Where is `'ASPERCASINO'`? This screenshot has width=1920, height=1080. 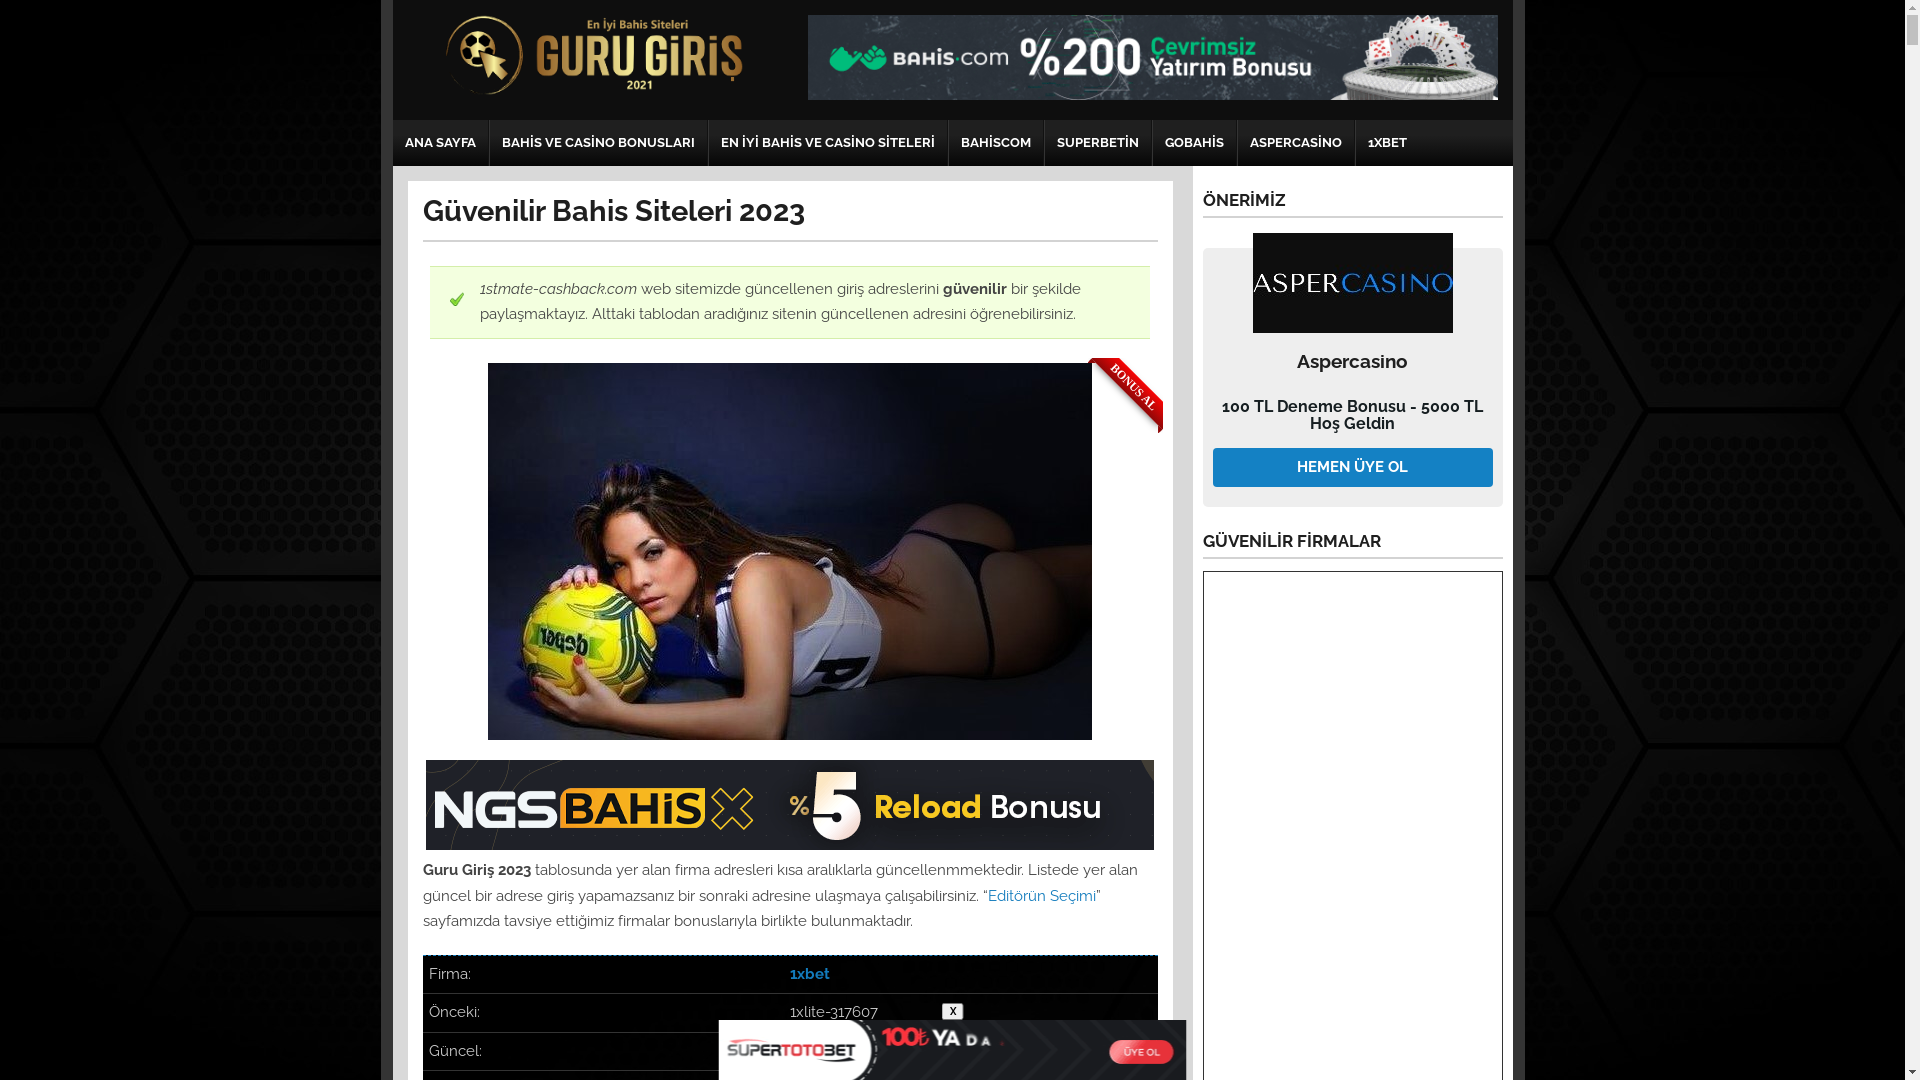 'ASPERCASINO' is located at coordinates (1296, 141).